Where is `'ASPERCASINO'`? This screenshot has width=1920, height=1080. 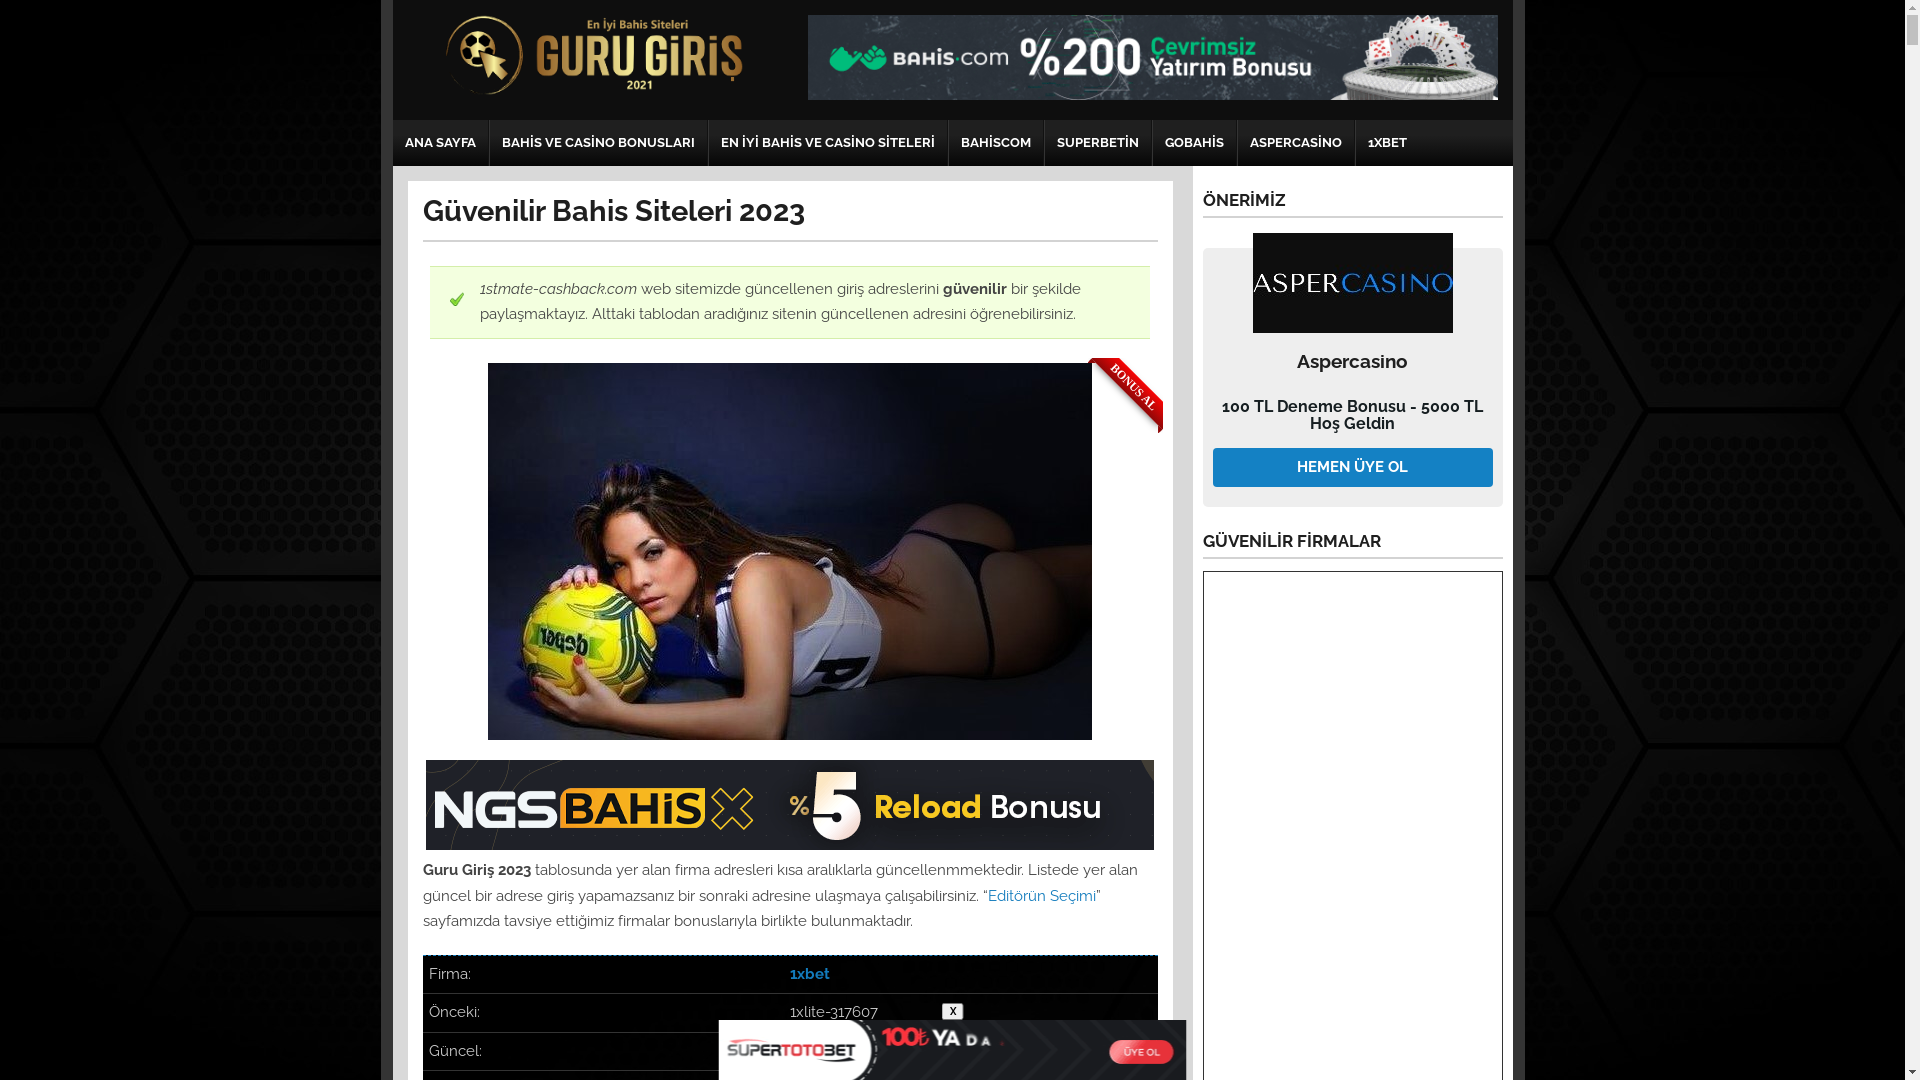 'ASPERCASINO' is located at coordinates (1296, 141).